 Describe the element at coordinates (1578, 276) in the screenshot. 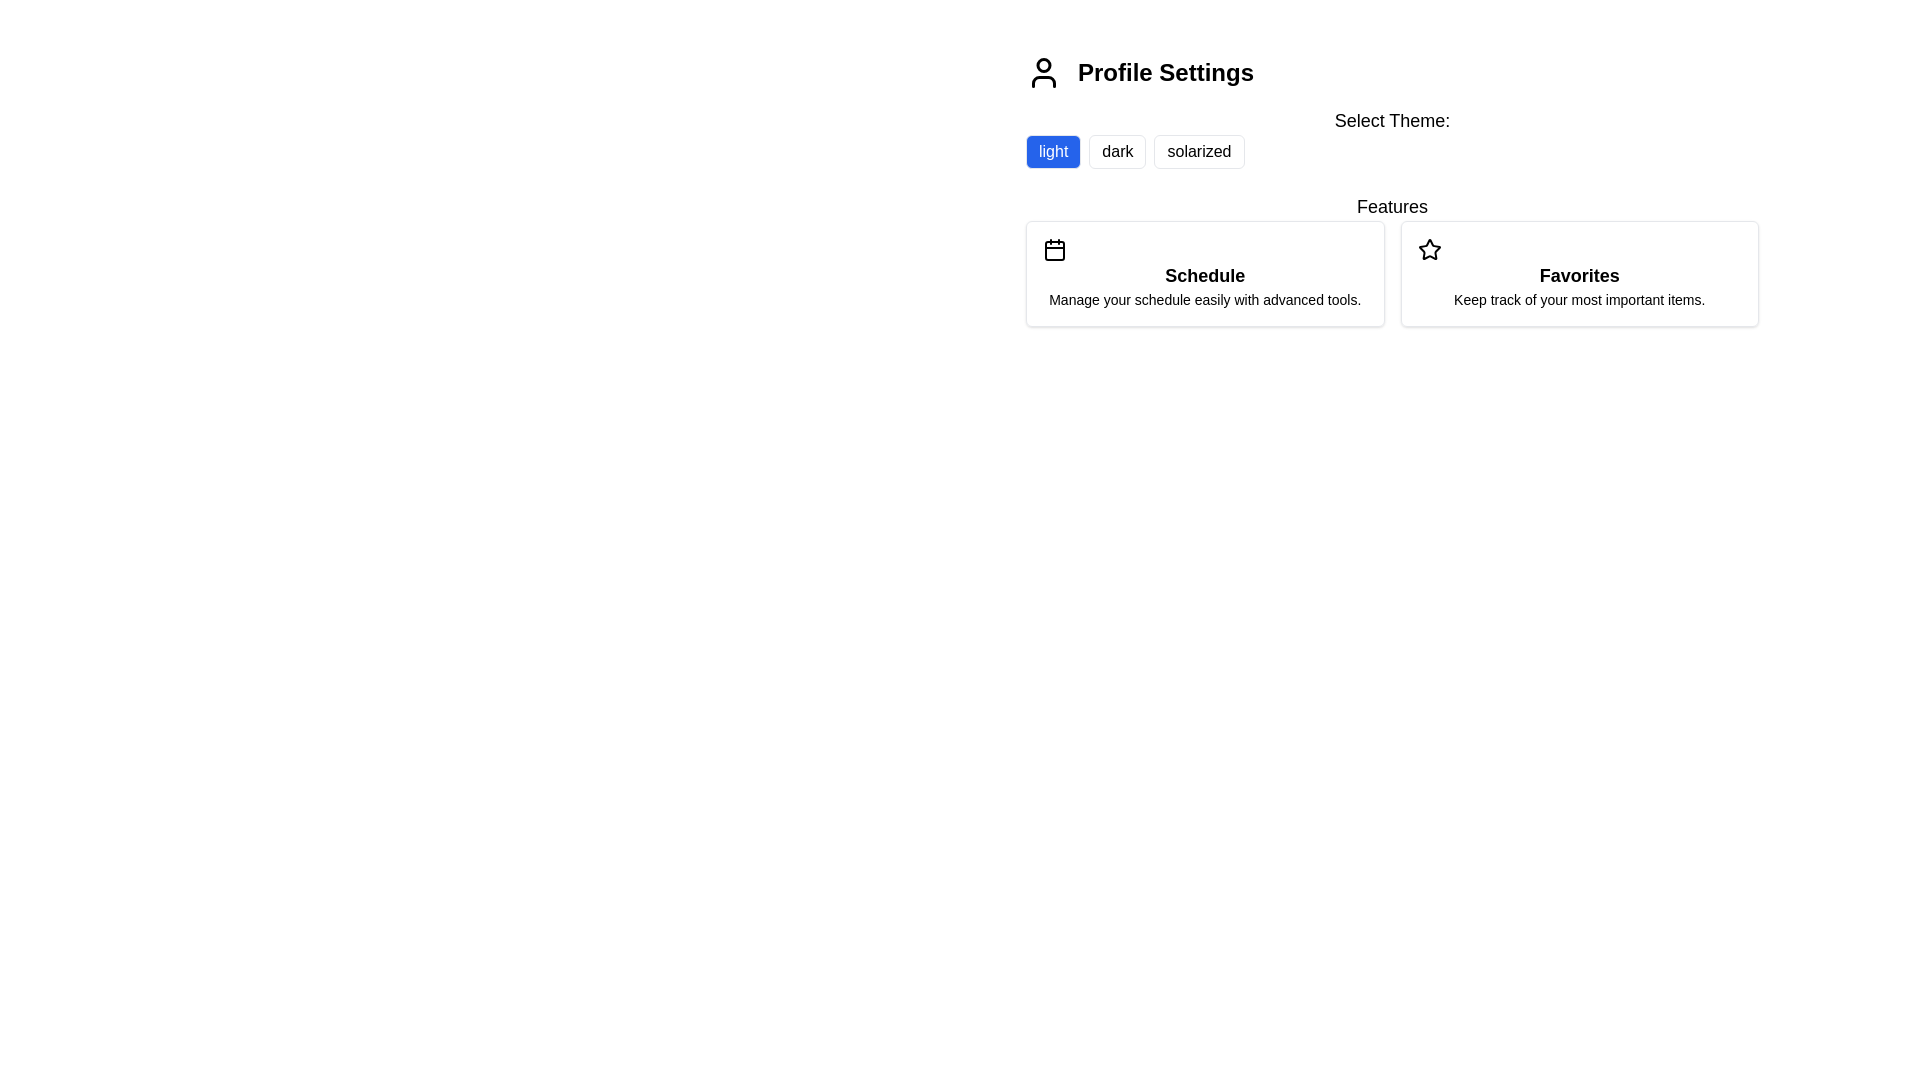

I see `the bolded text label 'Favorites' located within the second feature card, positioned below the star icon and above the descriptive text` at that location.